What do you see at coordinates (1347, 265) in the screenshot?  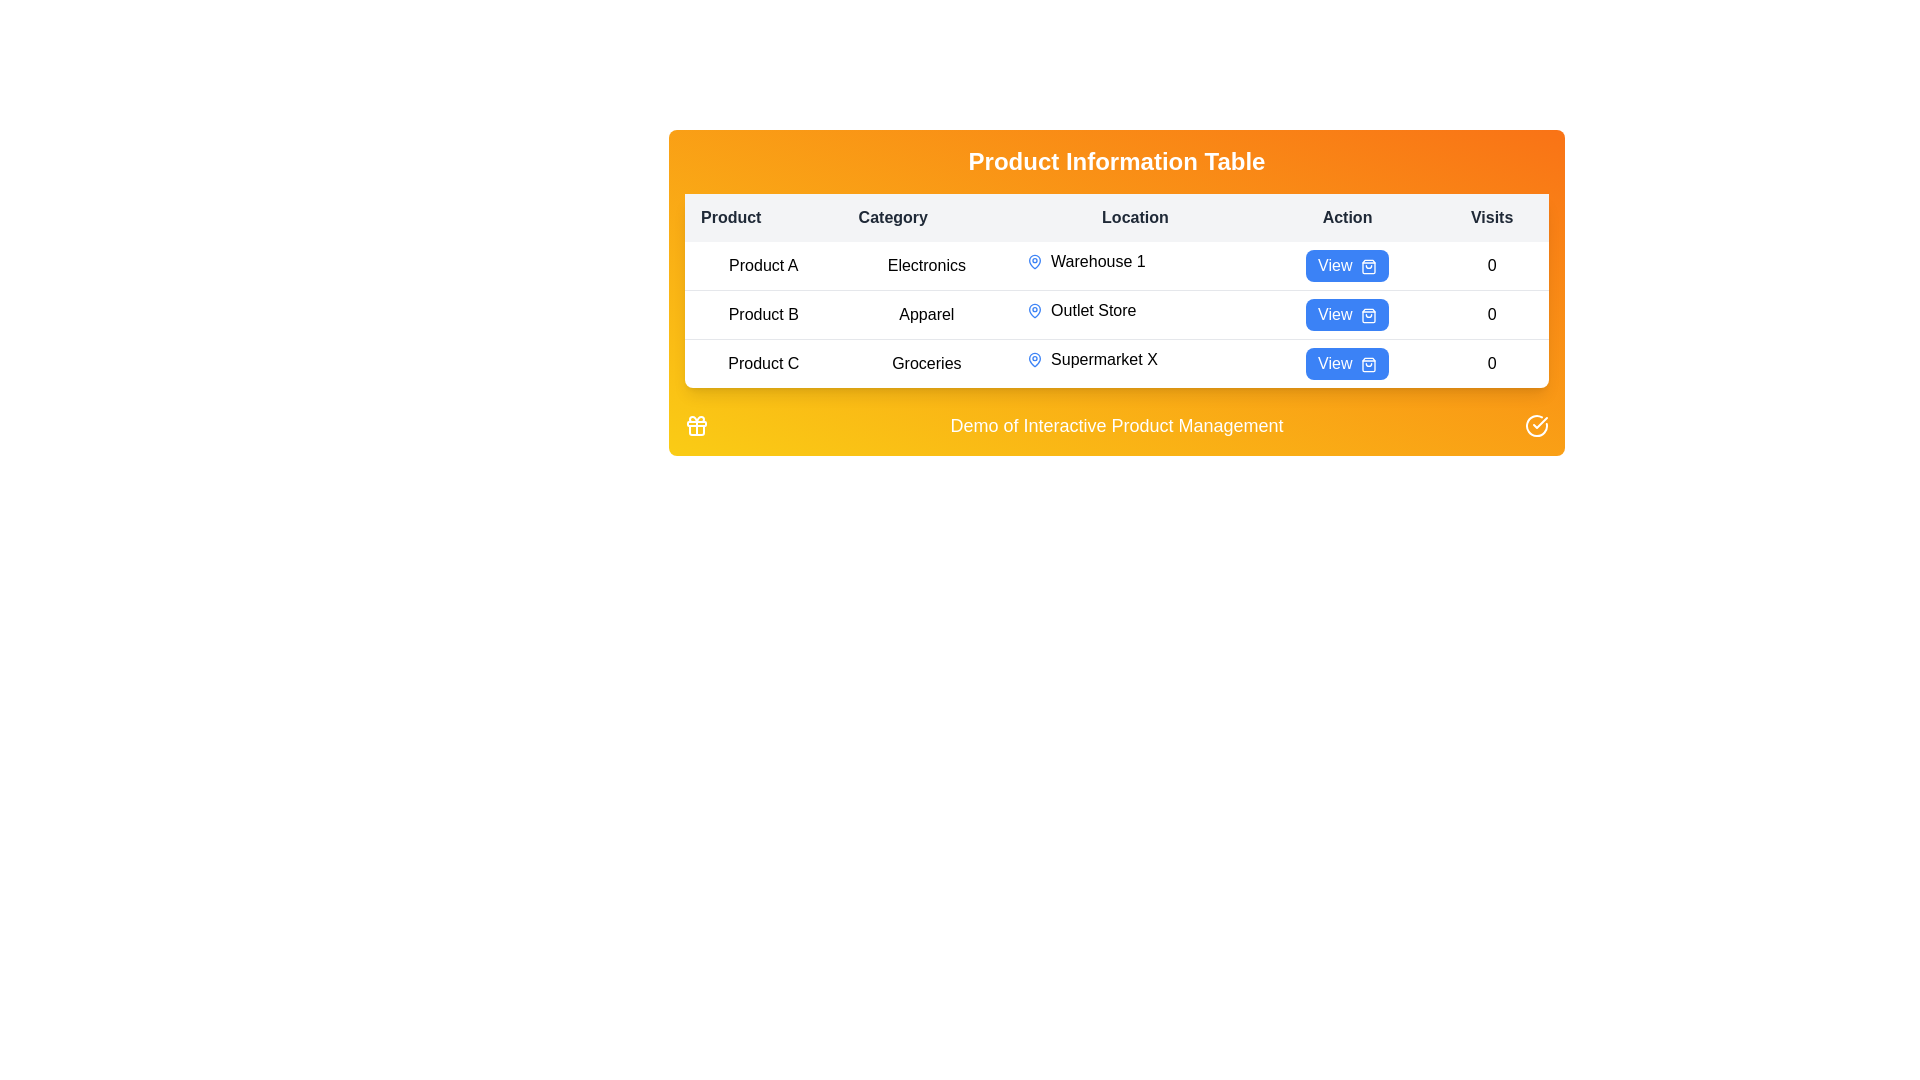 I see `the blue rectangular button labeled 'View' with a shopping bag icon to observe style changes` at bounding box center [1347, 265].